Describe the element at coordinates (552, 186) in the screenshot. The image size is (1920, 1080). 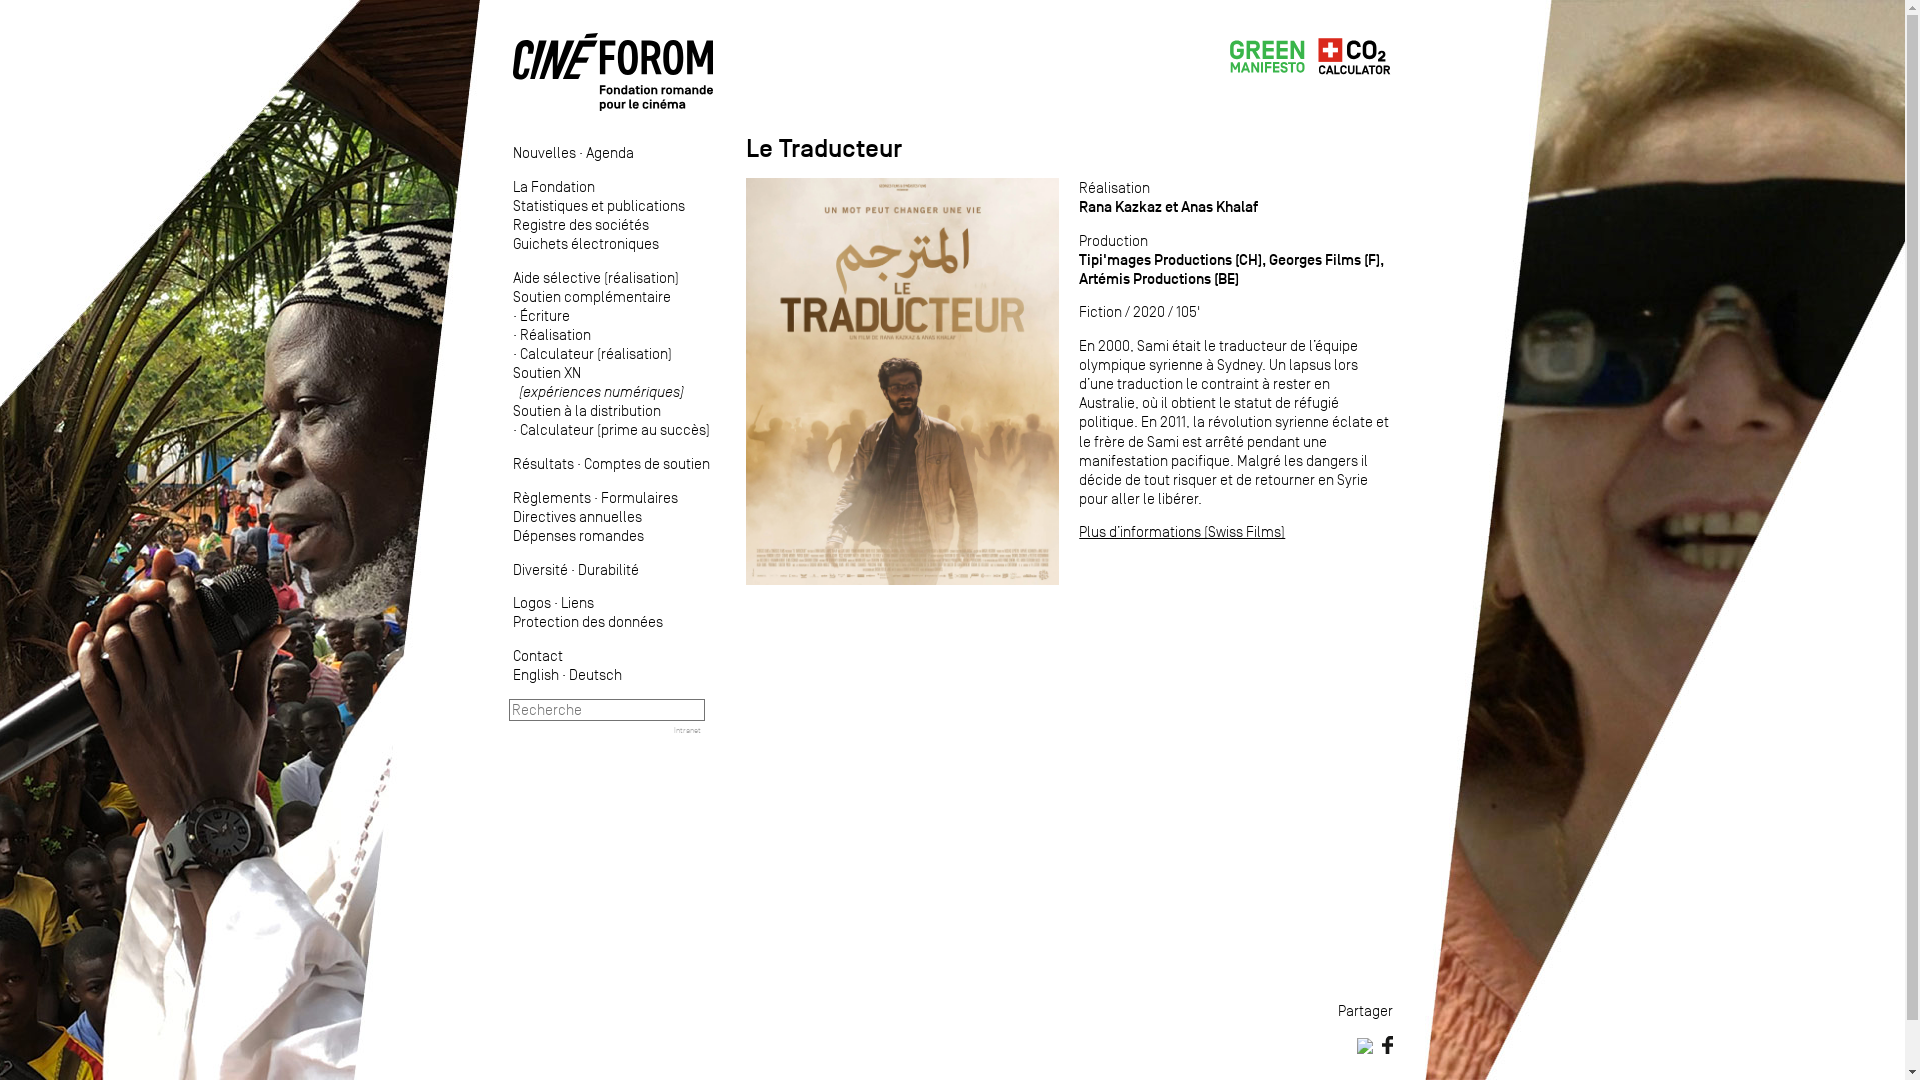
I see `'La Fondation'` at that location.